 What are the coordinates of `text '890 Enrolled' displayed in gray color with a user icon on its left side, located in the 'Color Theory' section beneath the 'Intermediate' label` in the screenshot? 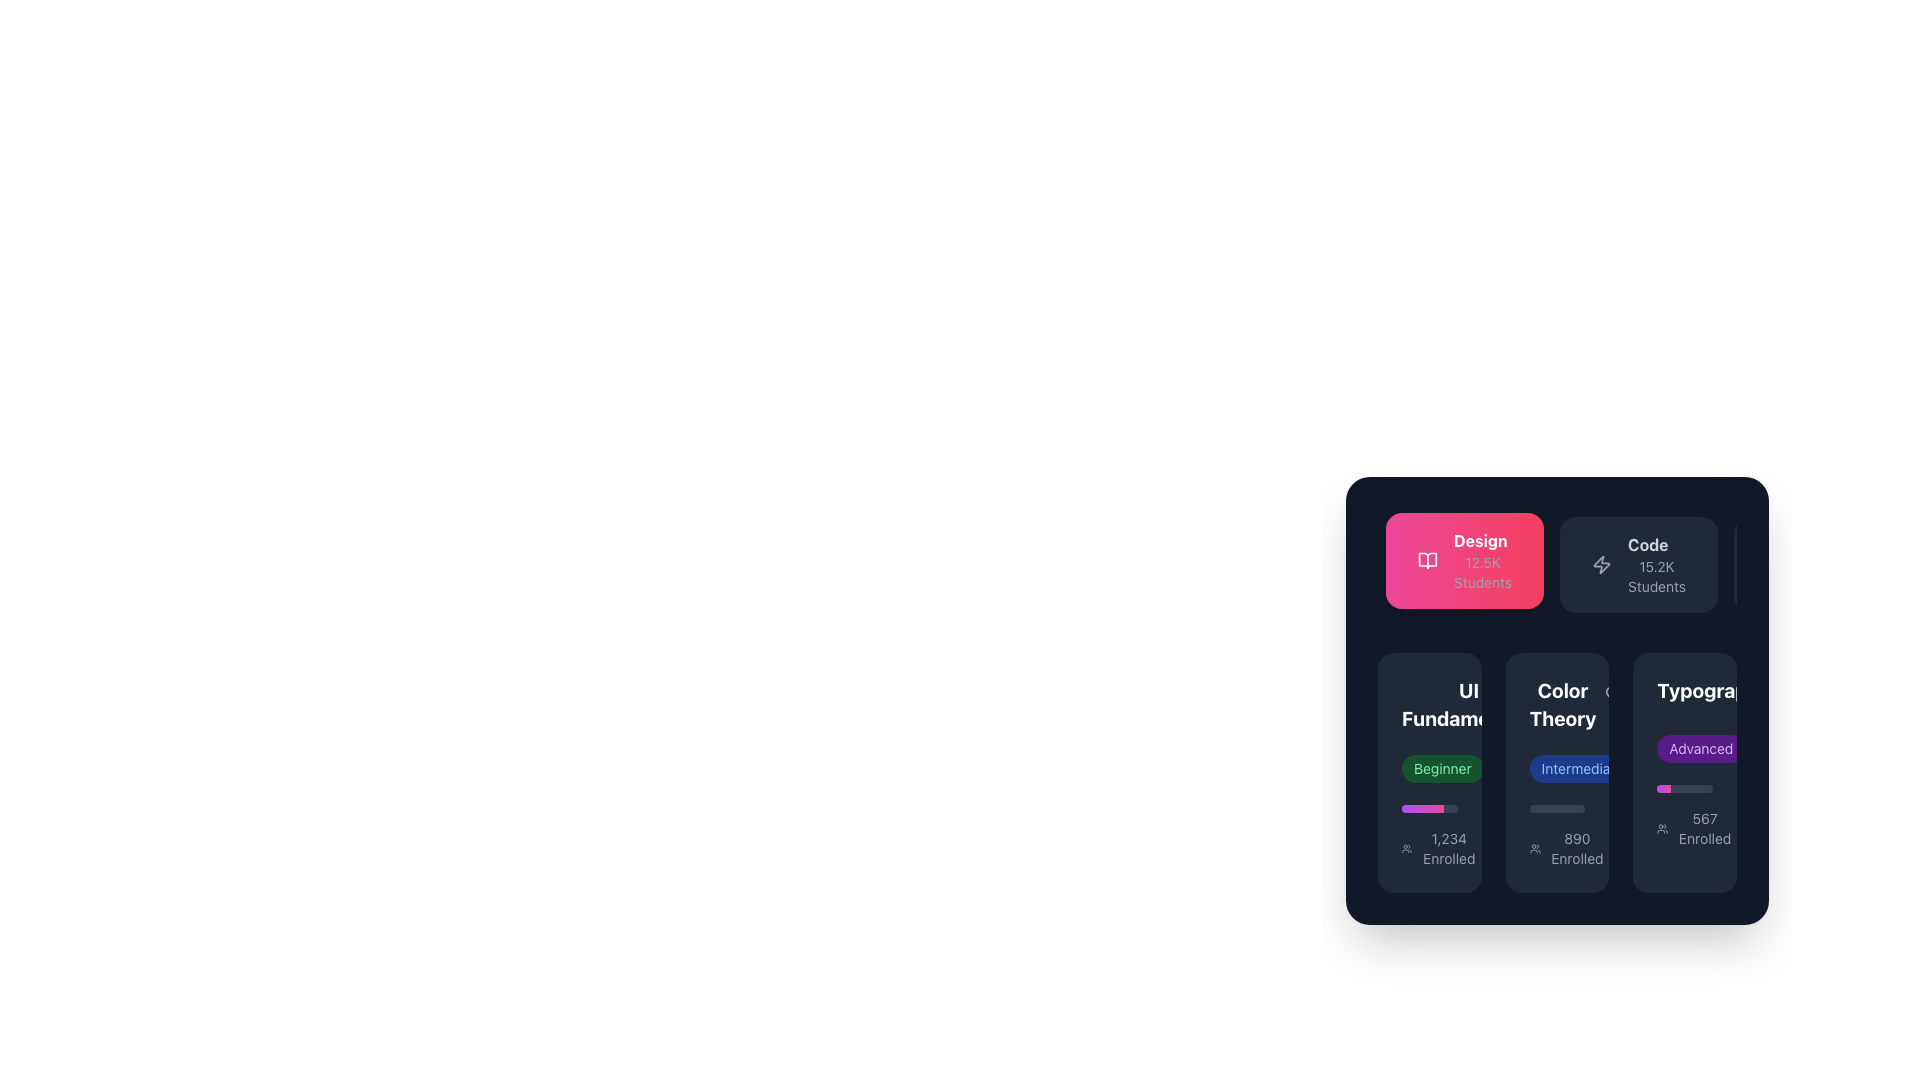 It's located at (1556, 848).